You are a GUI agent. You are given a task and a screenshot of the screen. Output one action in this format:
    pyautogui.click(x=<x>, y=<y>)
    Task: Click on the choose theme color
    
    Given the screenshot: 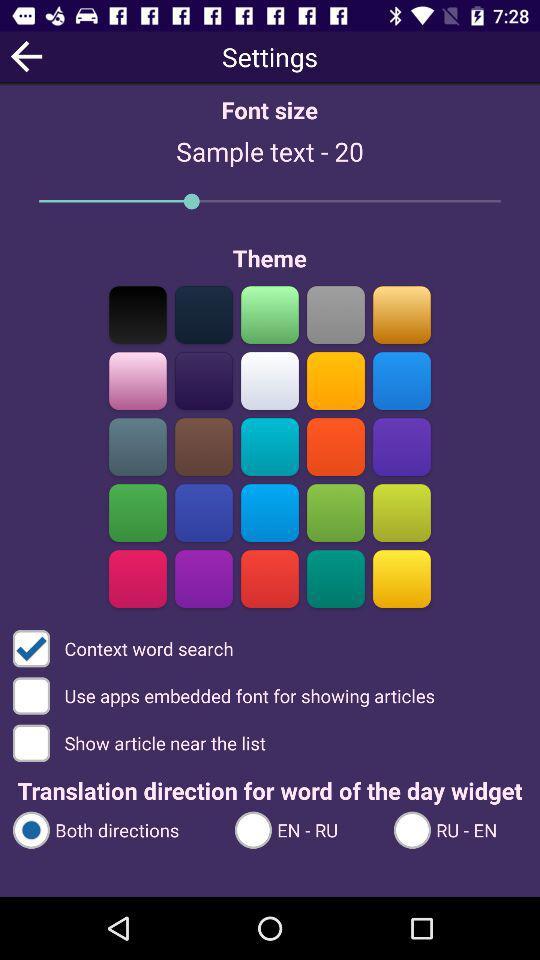 What is the action you would take?
    pyautogui.click(x=203, y=446)
    